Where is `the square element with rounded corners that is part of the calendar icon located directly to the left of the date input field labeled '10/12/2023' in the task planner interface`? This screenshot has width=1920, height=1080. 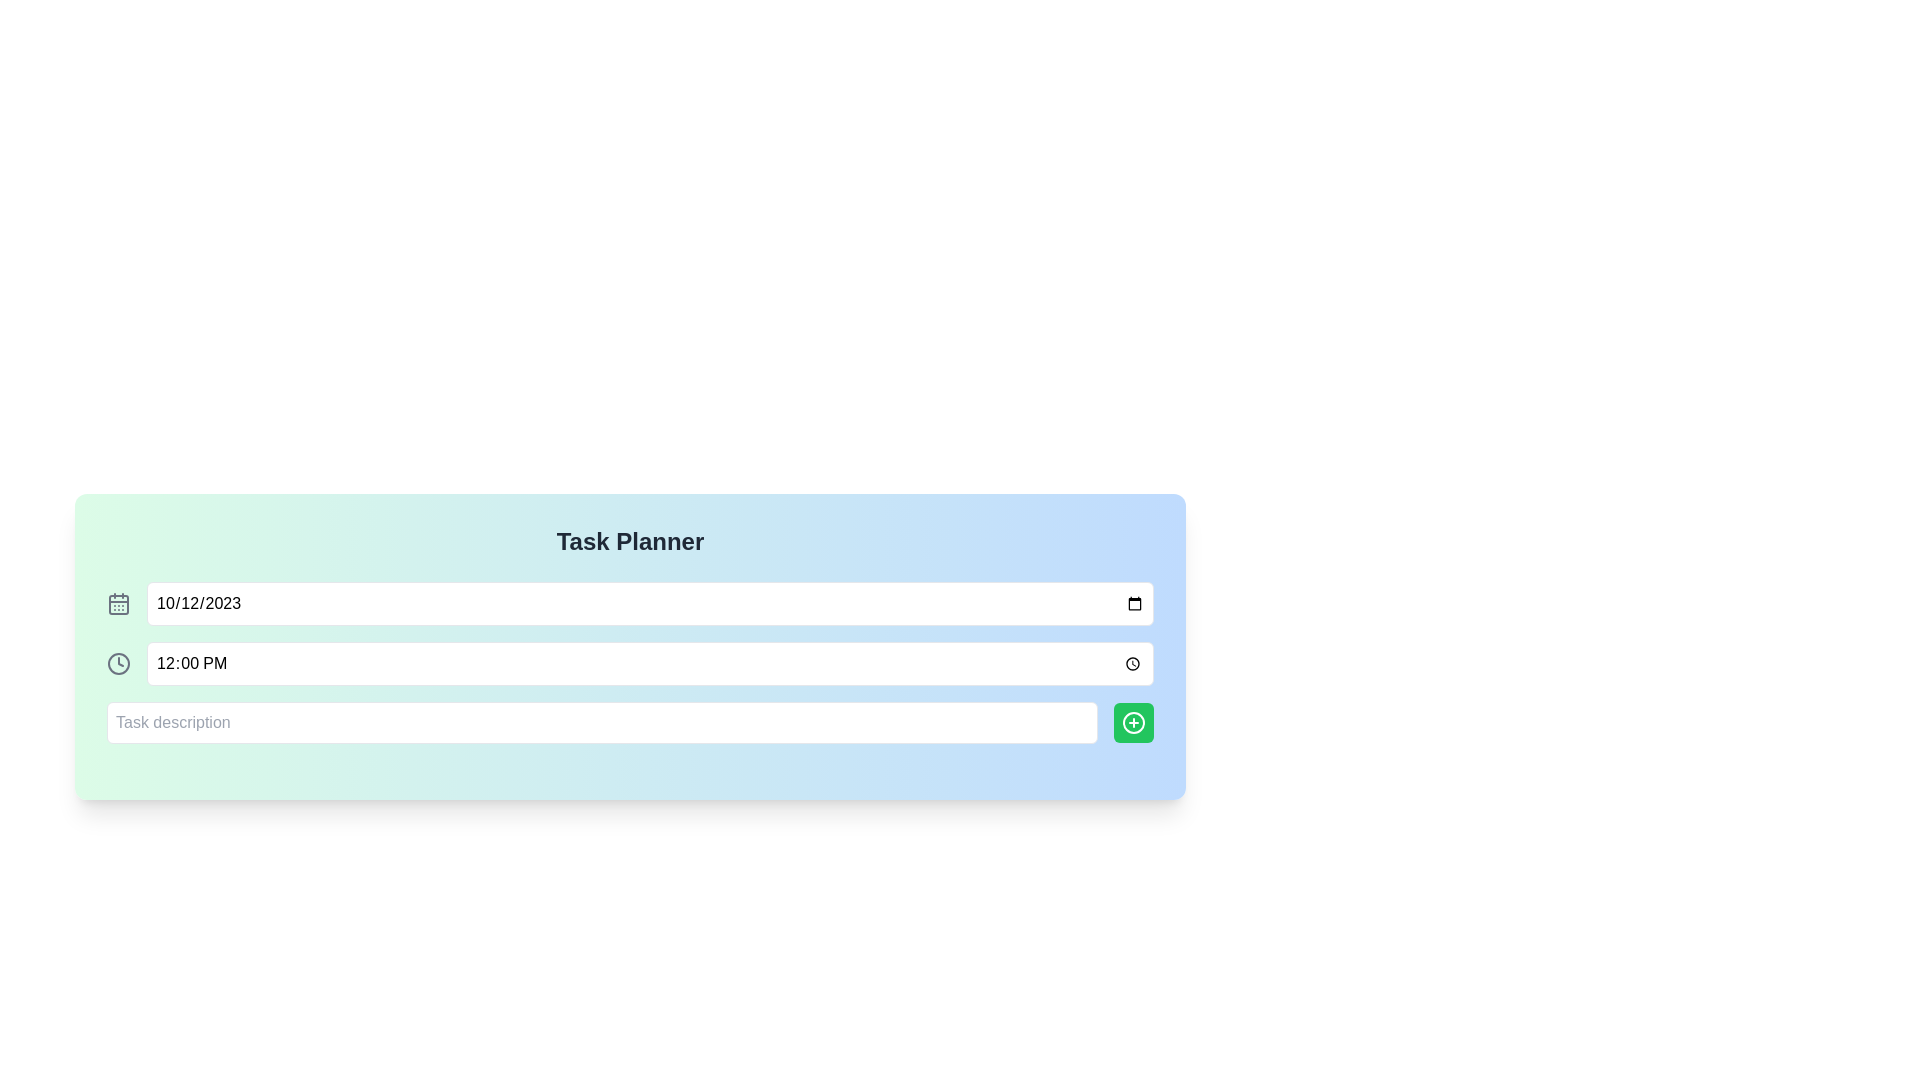
the square element with rounded corners that is part of the calendar icon located directly to the left of the date input field labeled '10/12/2023' in the task planner interface is located at coordinates (118, 604).